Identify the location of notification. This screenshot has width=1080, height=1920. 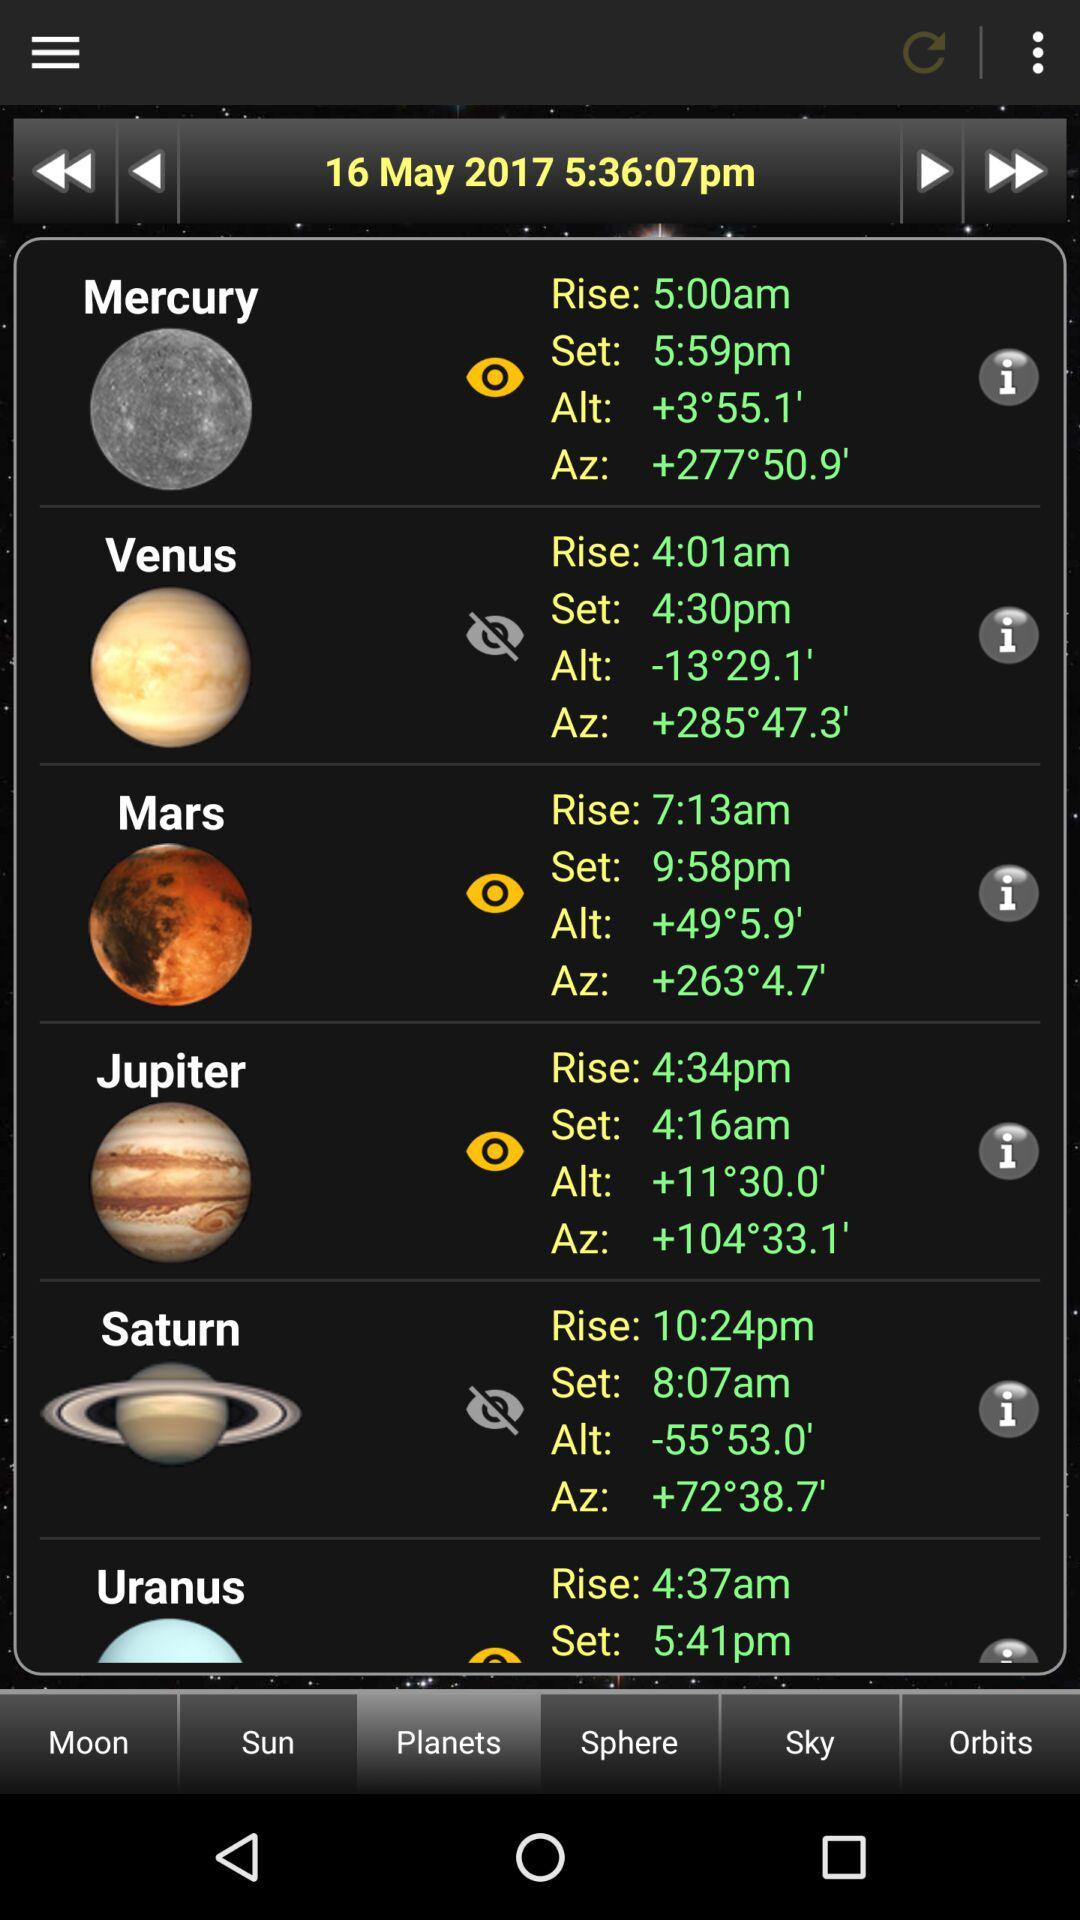
(1008, 1649).